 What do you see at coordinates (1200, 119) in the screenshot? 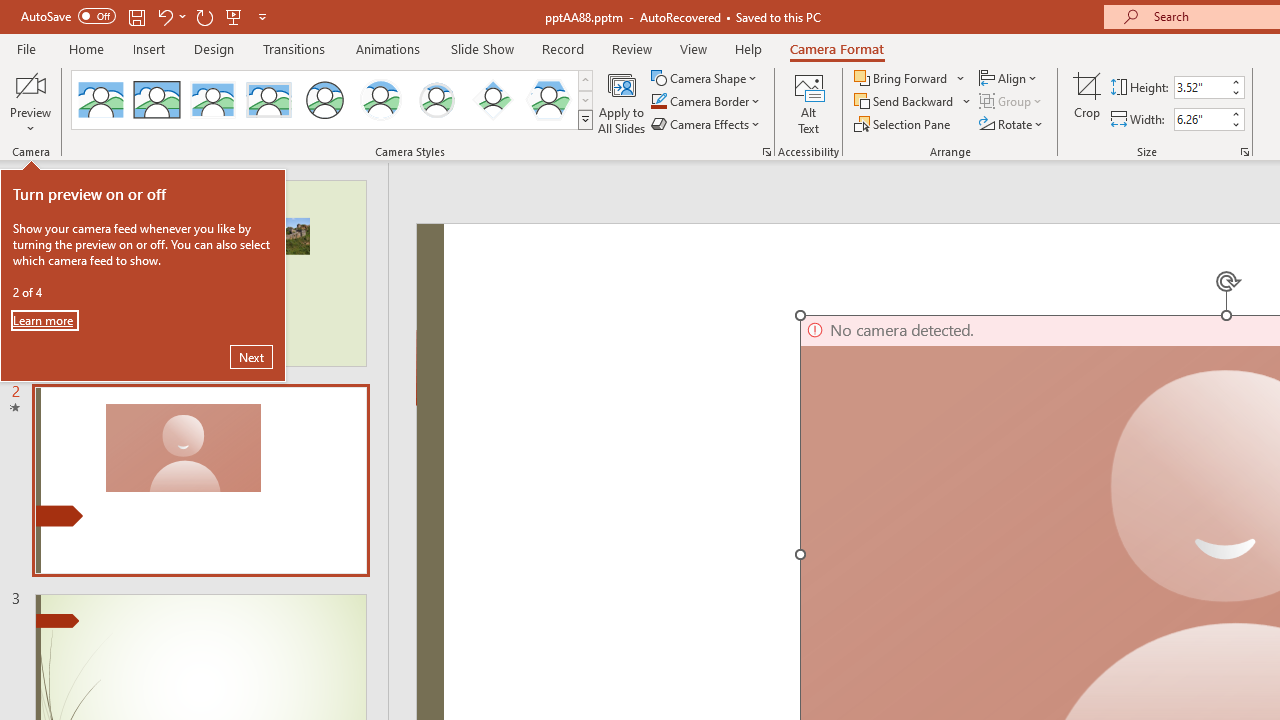
I see `'Cameo Width'` at bounding box center [1200, 119].